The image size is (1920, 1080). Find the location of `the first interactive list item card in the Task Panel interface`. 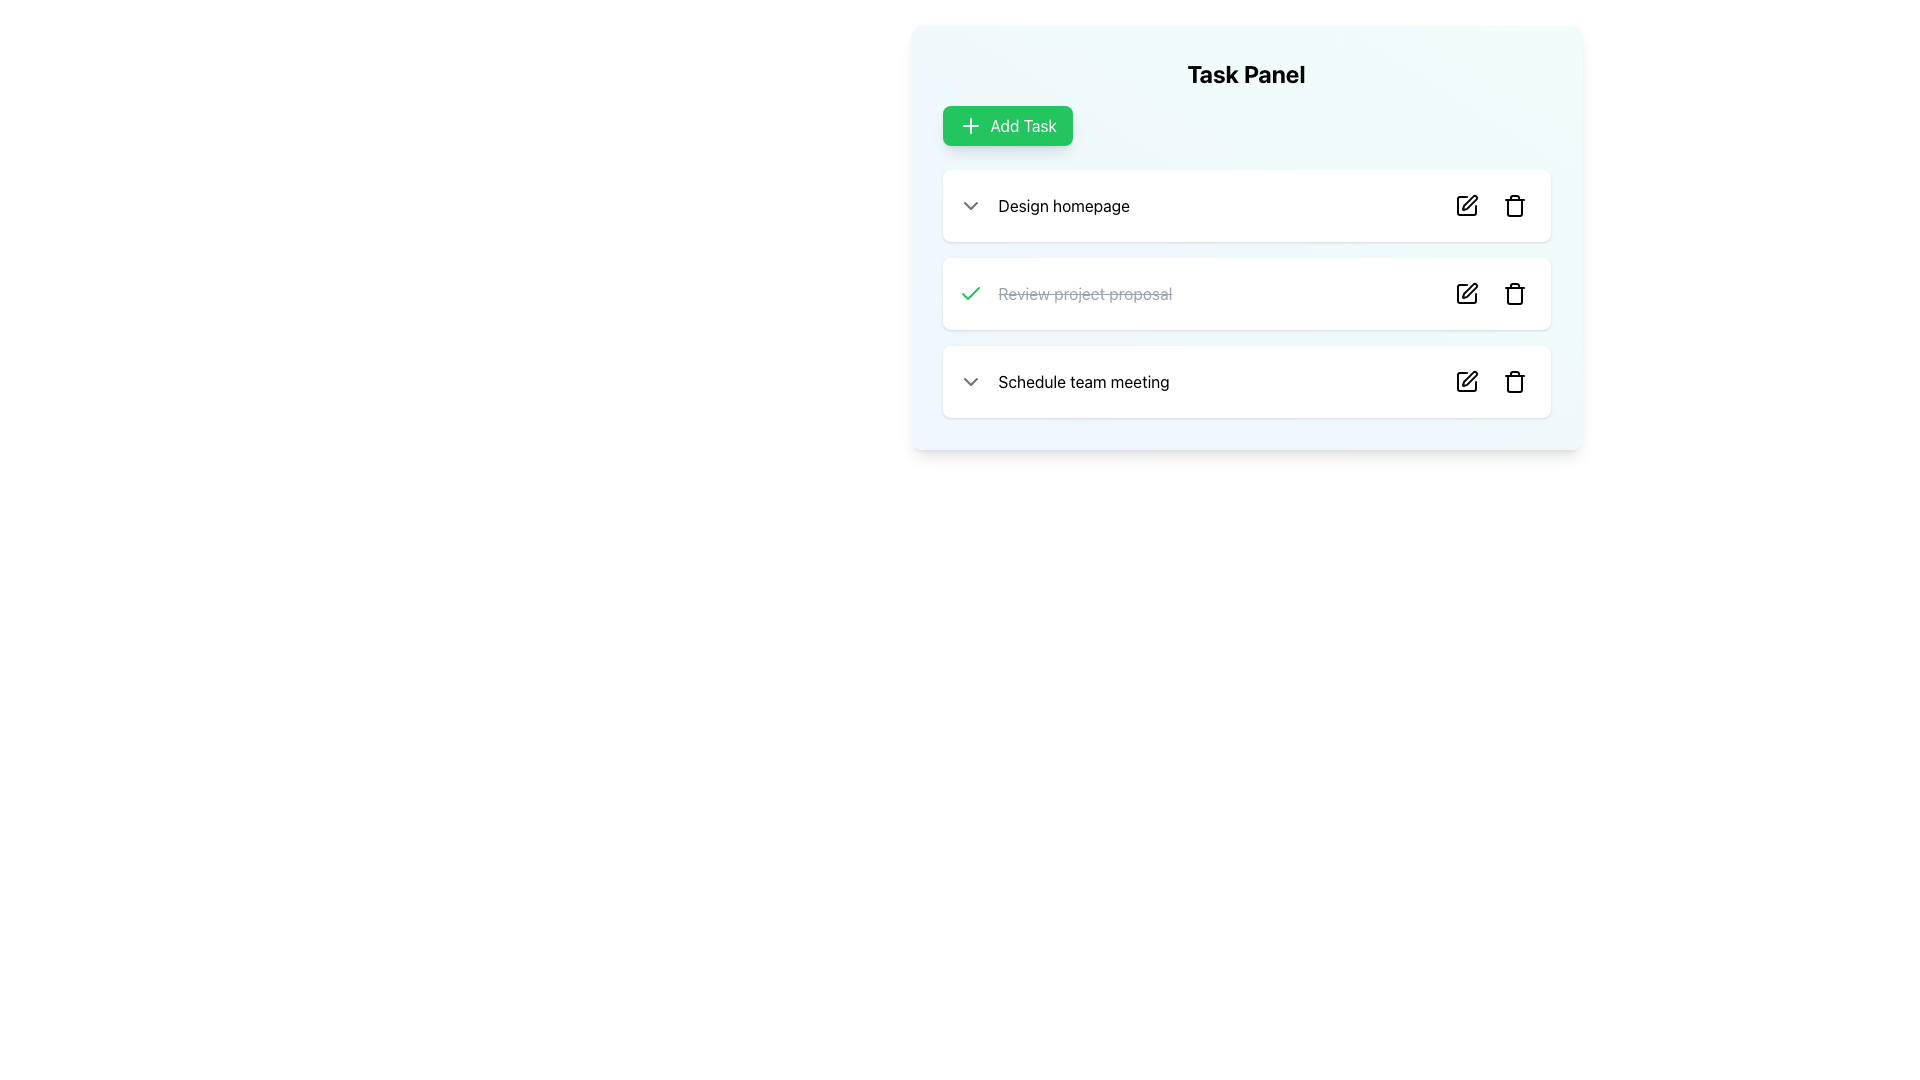

the first interactive list item card in the Task Panel interface is located at coordinates (1245, 205).